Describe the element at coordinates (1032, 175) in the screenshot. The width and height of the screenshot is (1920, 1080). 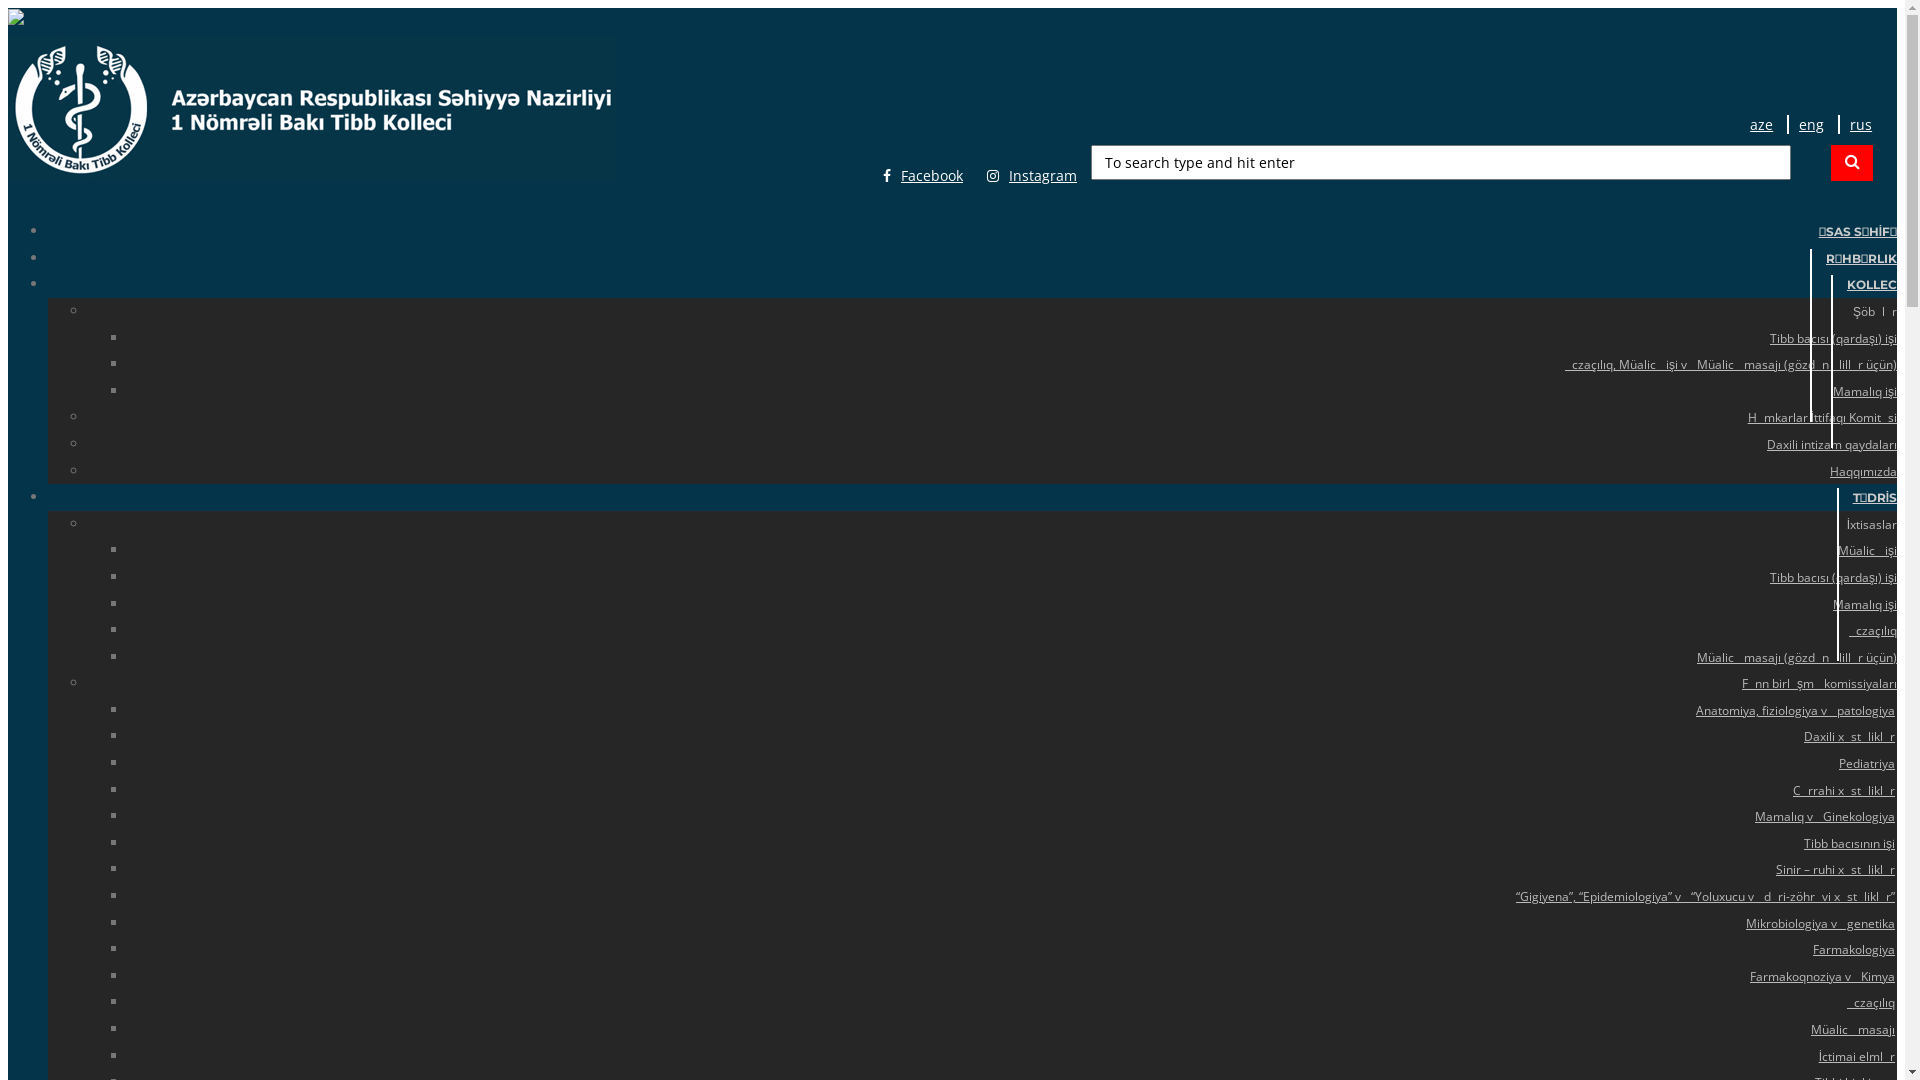
I see `'Instagram'` at that location.